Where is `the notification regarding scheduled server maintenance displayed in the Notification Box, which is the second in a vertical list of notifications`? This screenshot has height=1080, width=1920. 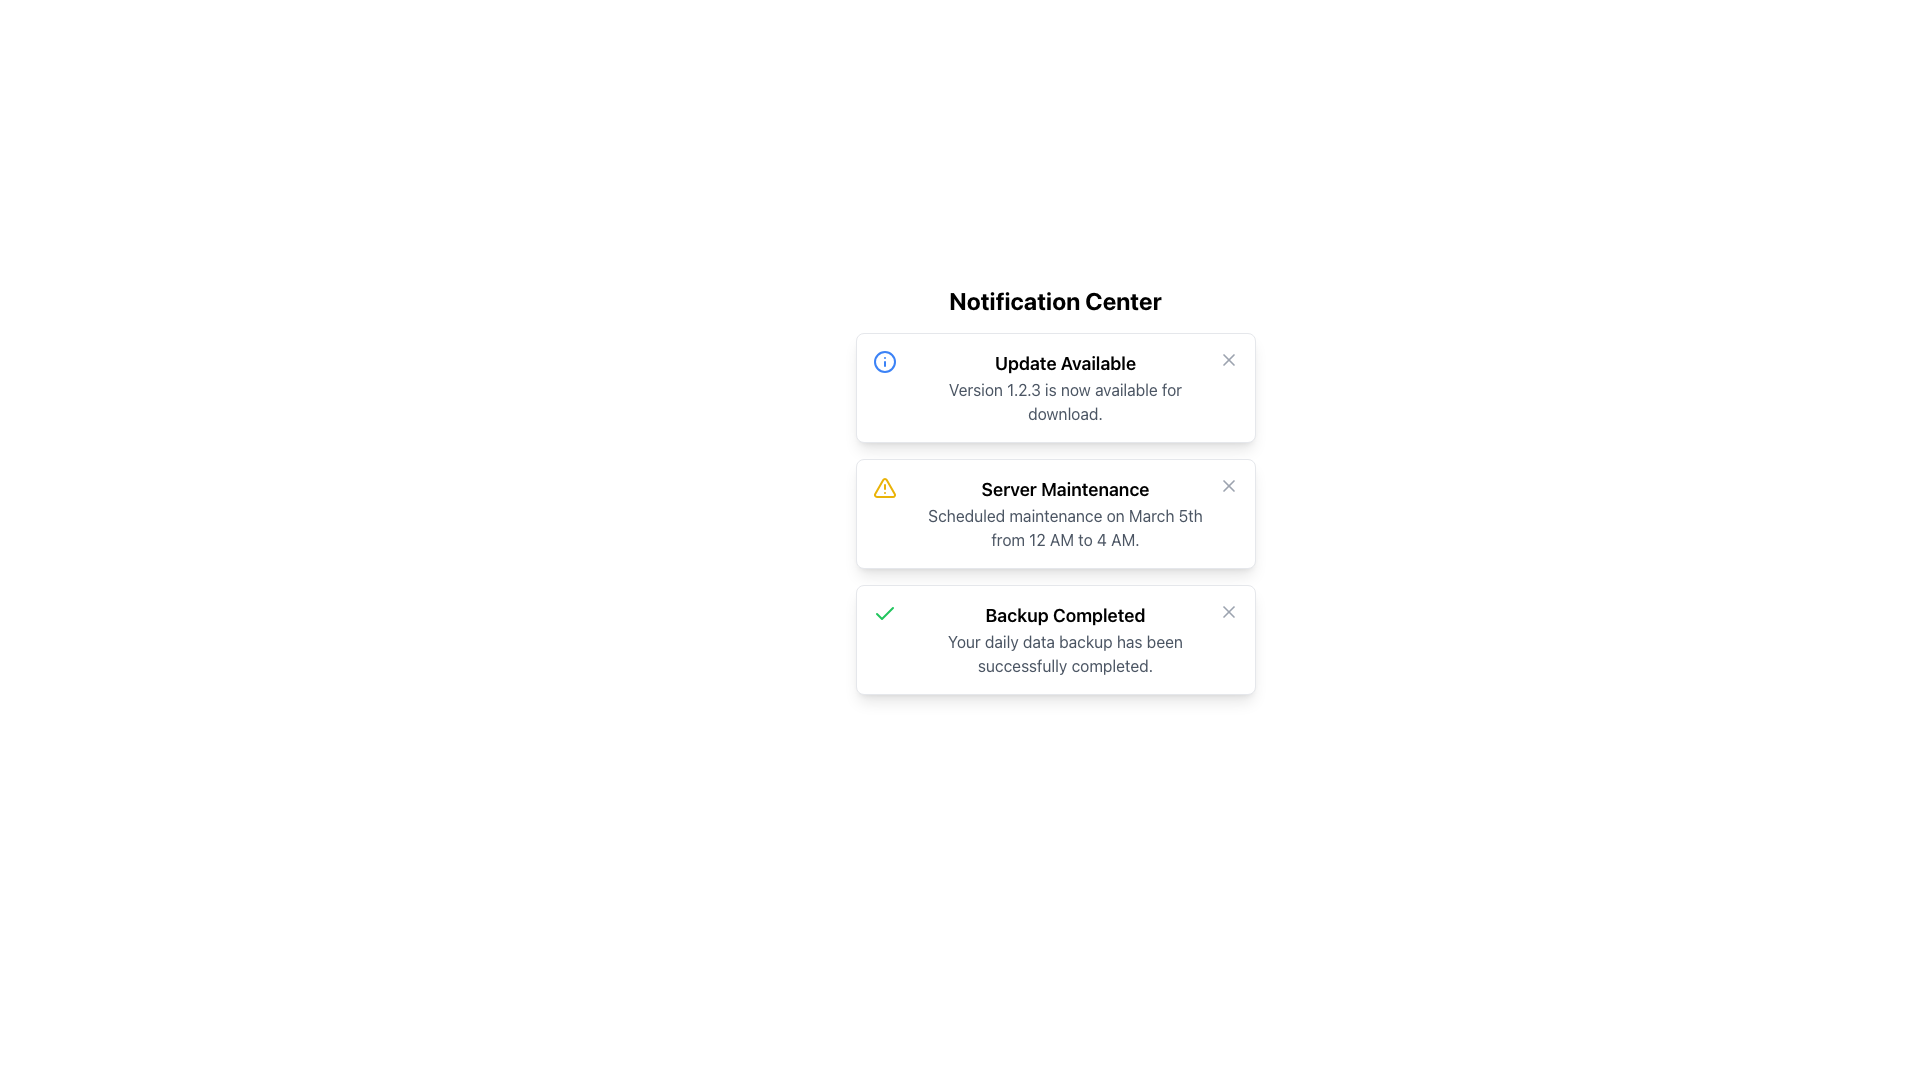 the notification regarding scheduled server maintenance displayed in the Notification Box, which is the second in a vertical list of notifications is located at coordinates (1054, 512).